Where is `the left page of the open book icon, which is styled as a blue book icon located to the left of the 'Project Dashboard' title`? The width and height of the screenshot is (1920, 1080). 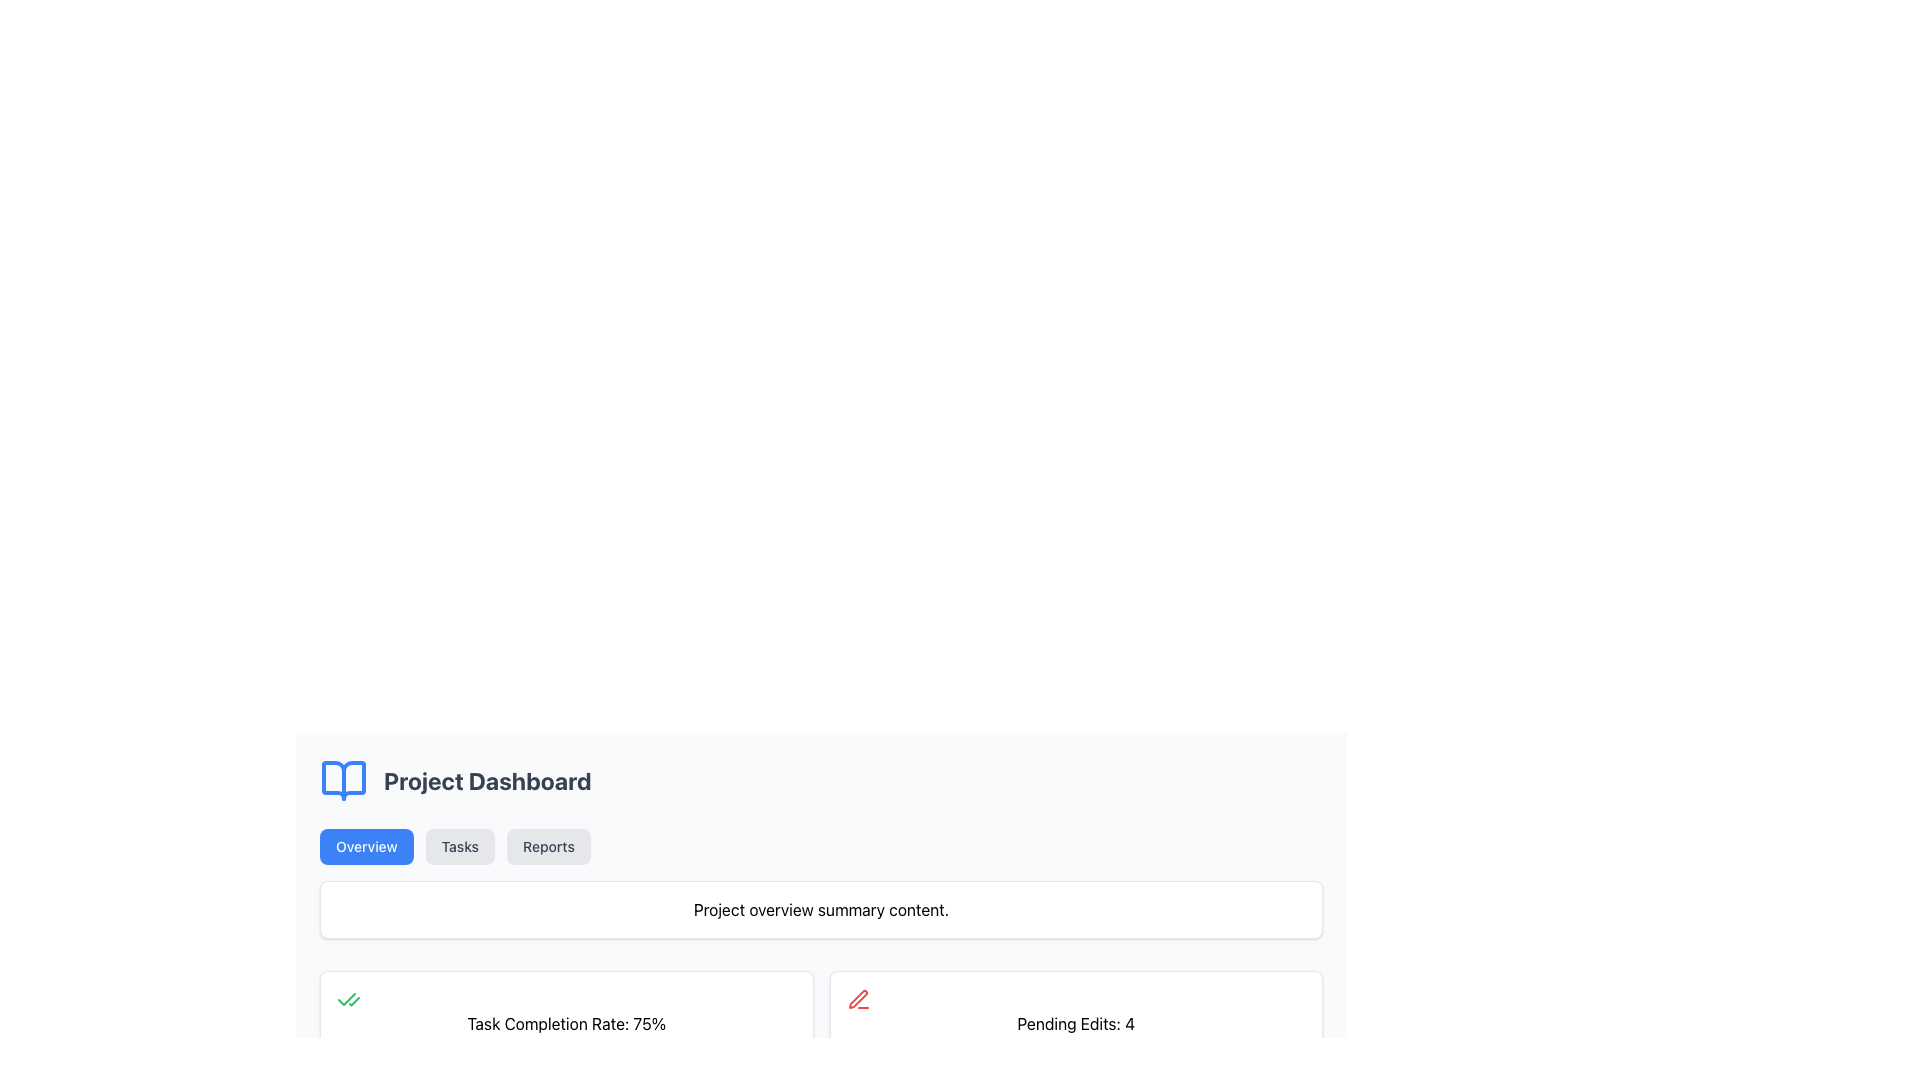 the left page of the open book icon, which is styled as a blue book icon located to the left of the 'Project Dashboard' title is located at coordinates (344, 779).